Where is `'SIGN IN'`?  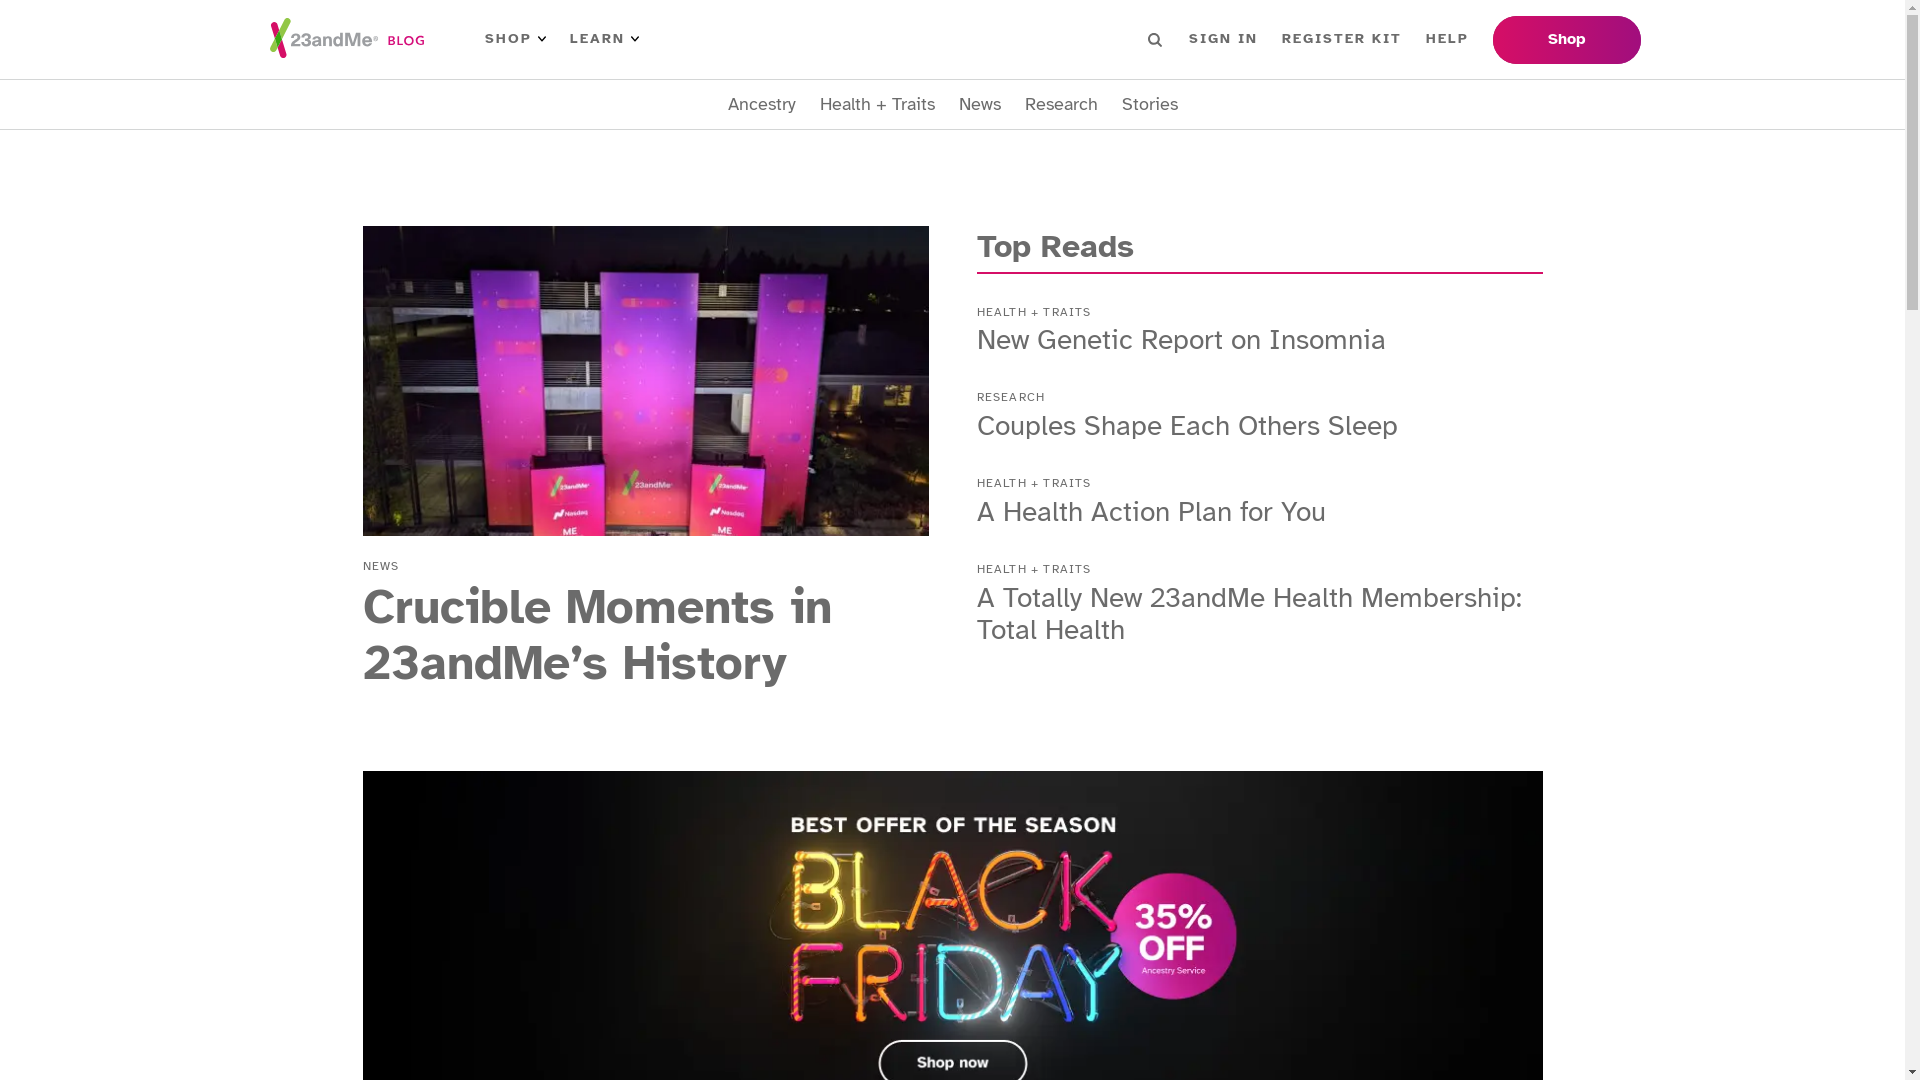
'SIGN IN' is located at coordinates (1221, 38).